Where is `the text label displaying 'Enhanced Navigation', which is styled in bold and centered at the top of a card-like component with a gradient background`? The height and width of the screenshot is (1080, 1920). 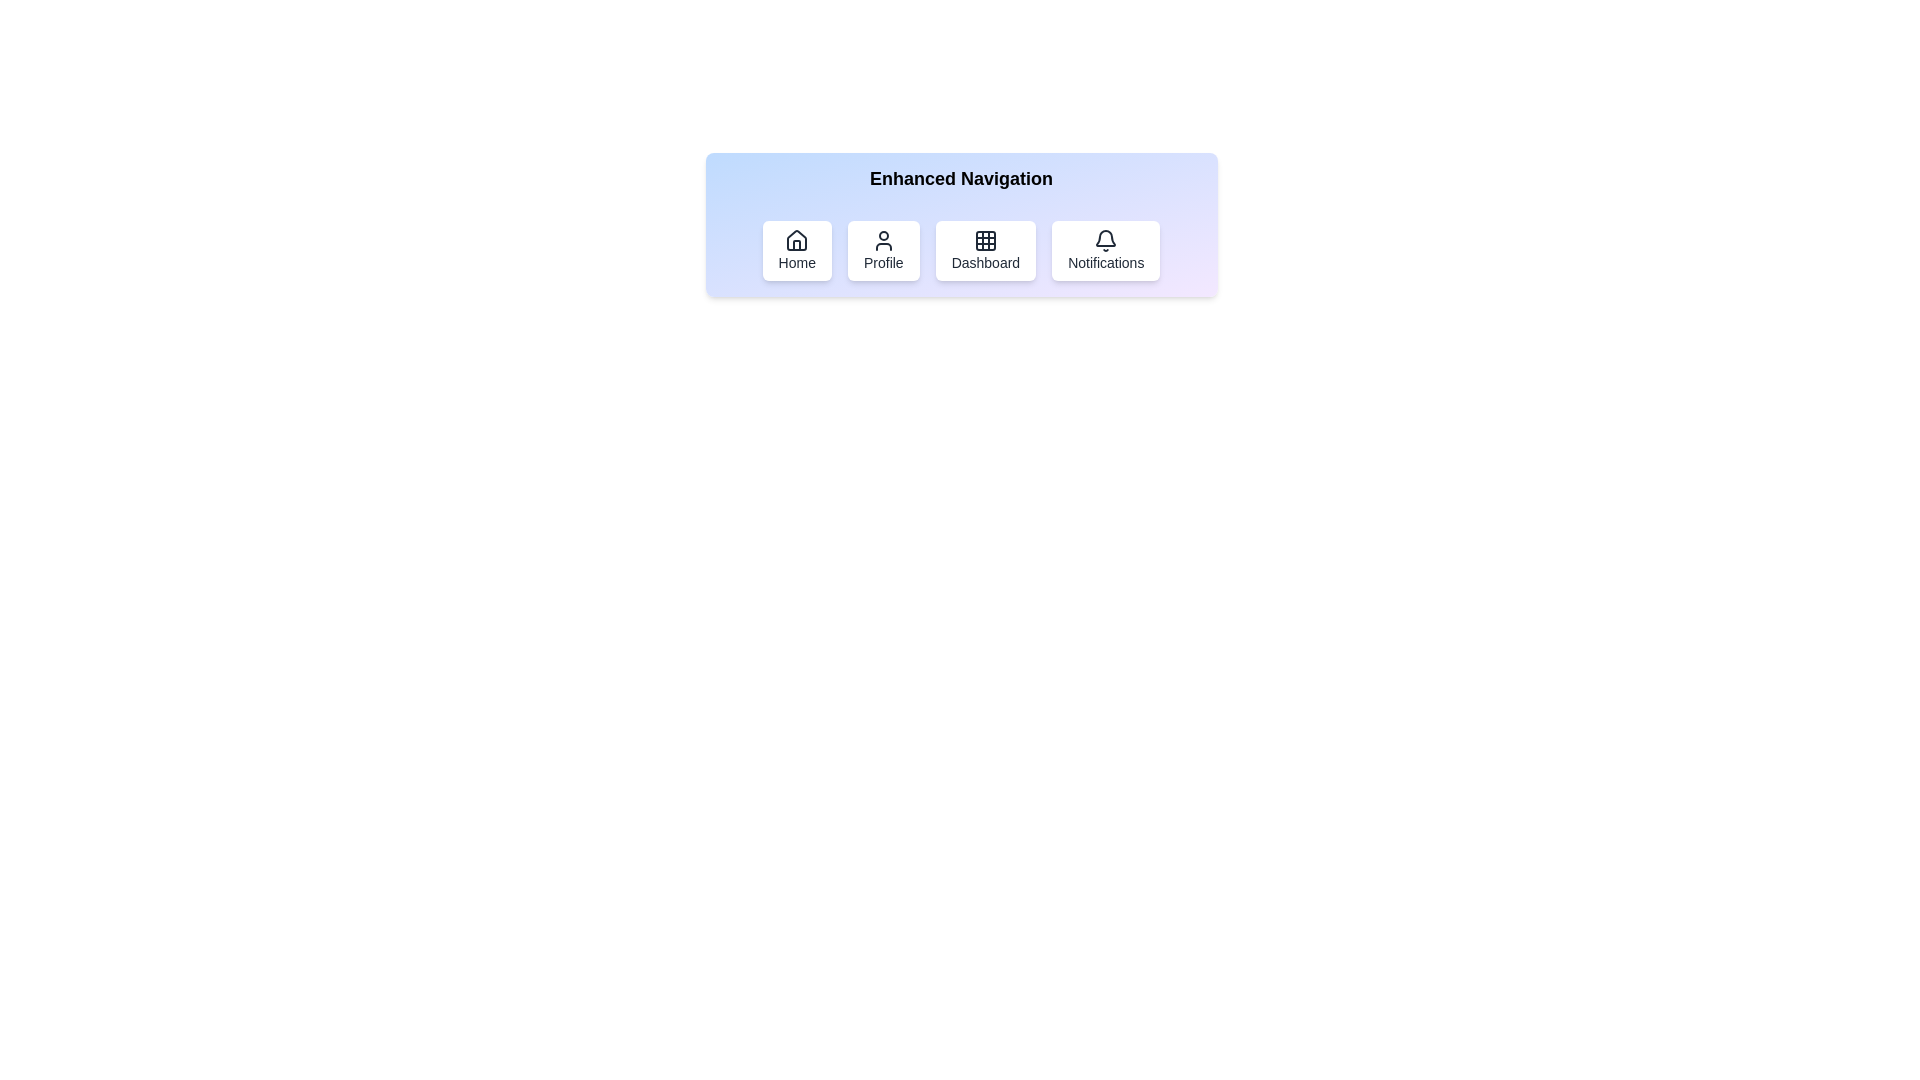
the text label displaying 'Enhanced Navigation', which is styled in bold and centered at the top of a card-like component with a gradient background is located at coordinates (961, 177).